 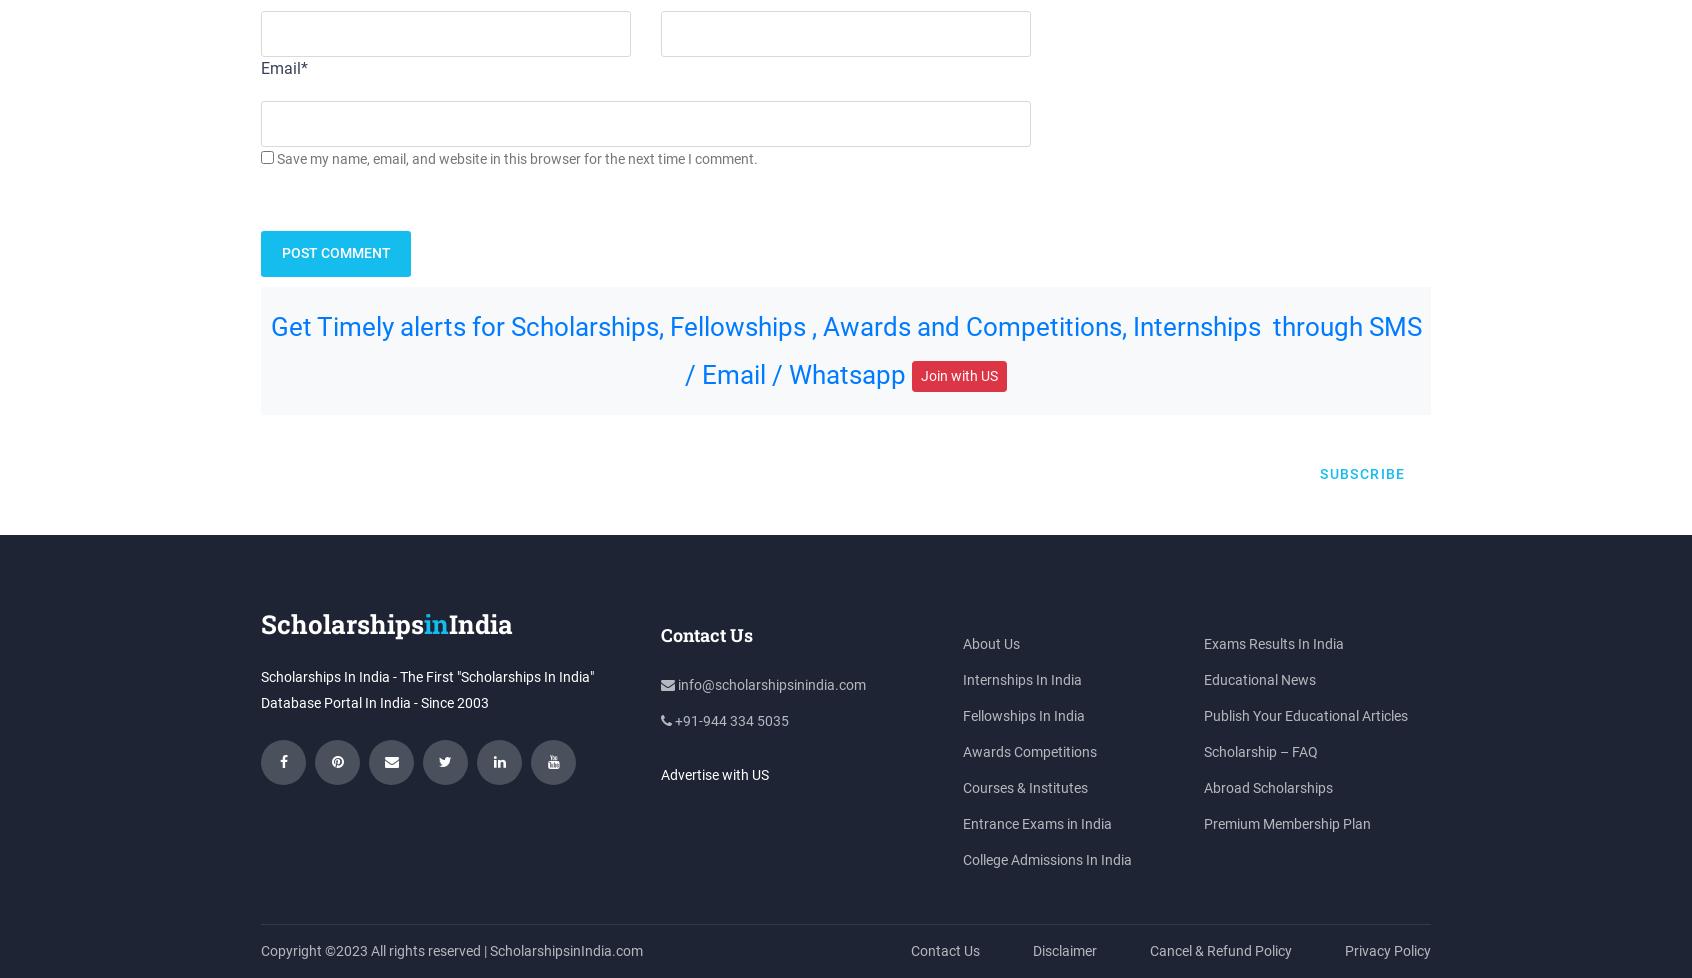 I want to click on 'College Admissions In India', so click(x=1046, y=857).